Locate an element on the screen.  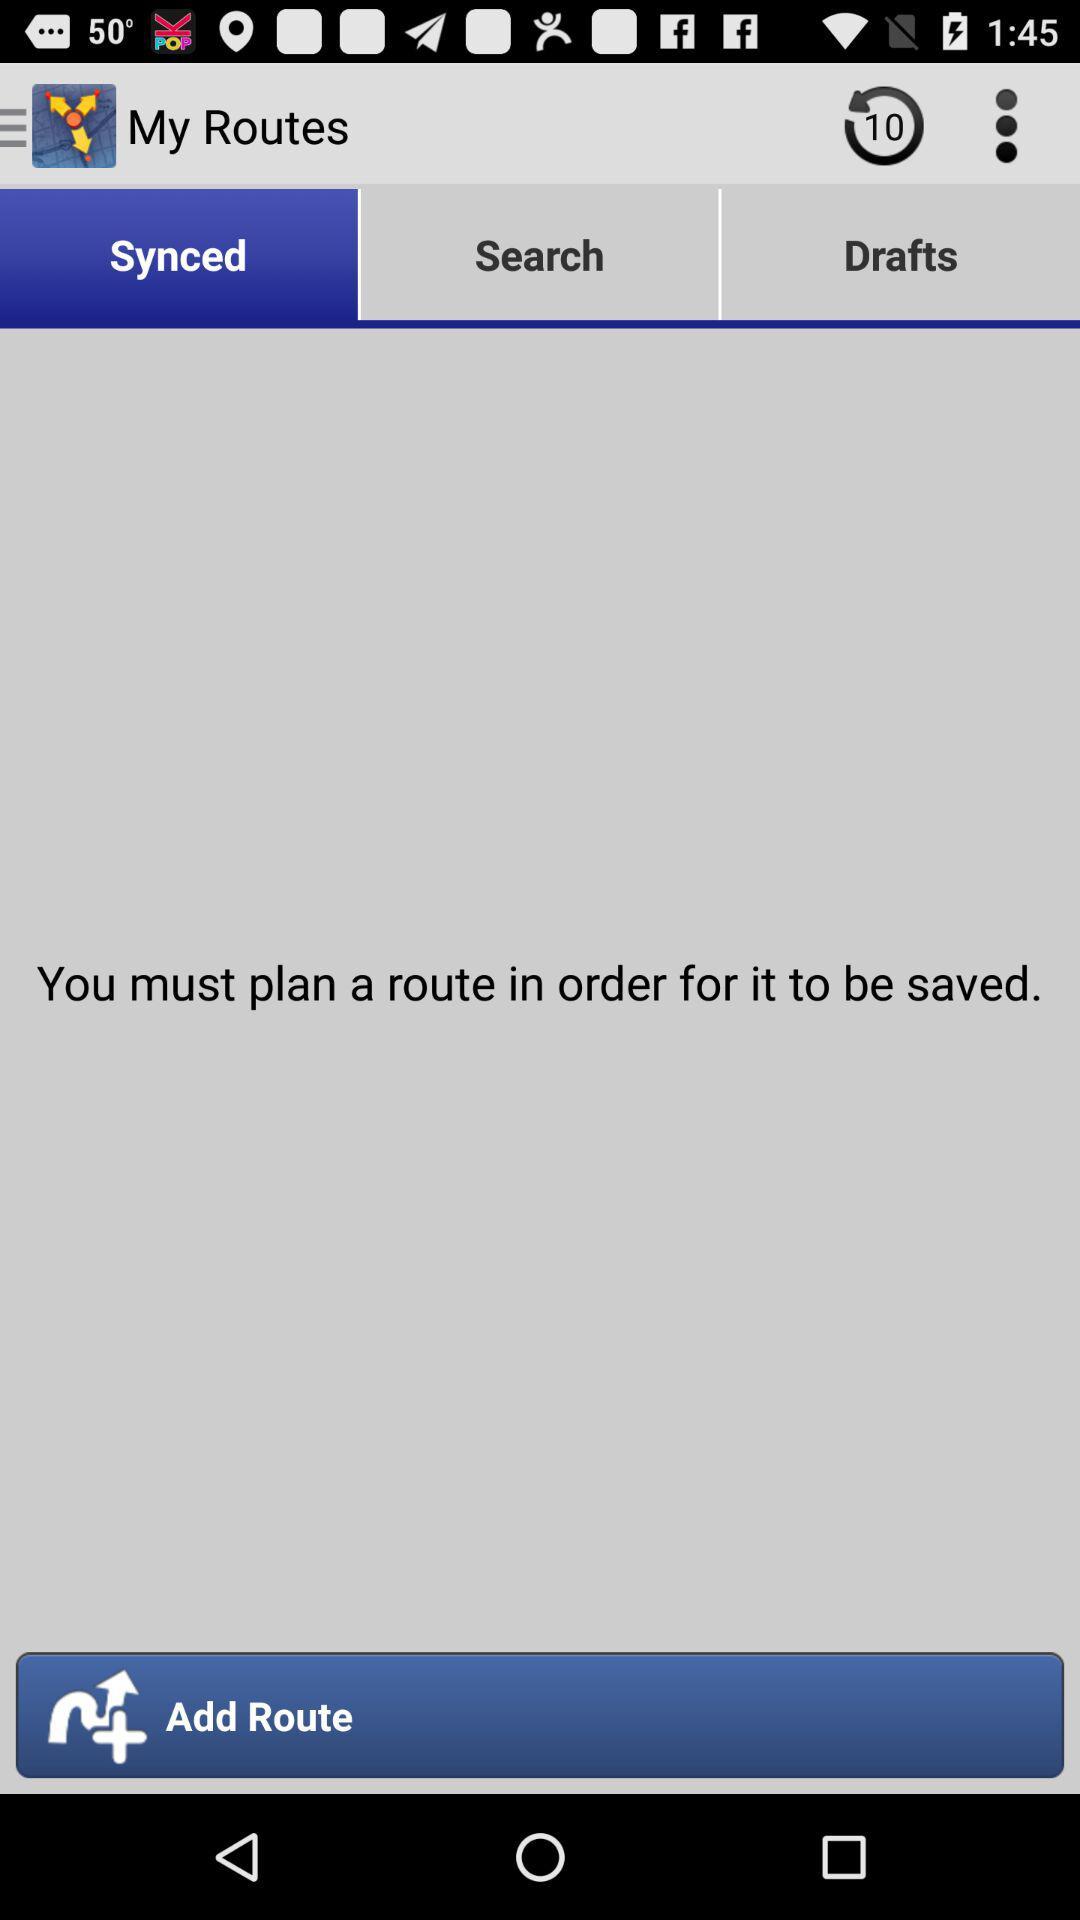
icon next to the my routes app is located at coordinates (883, 124).